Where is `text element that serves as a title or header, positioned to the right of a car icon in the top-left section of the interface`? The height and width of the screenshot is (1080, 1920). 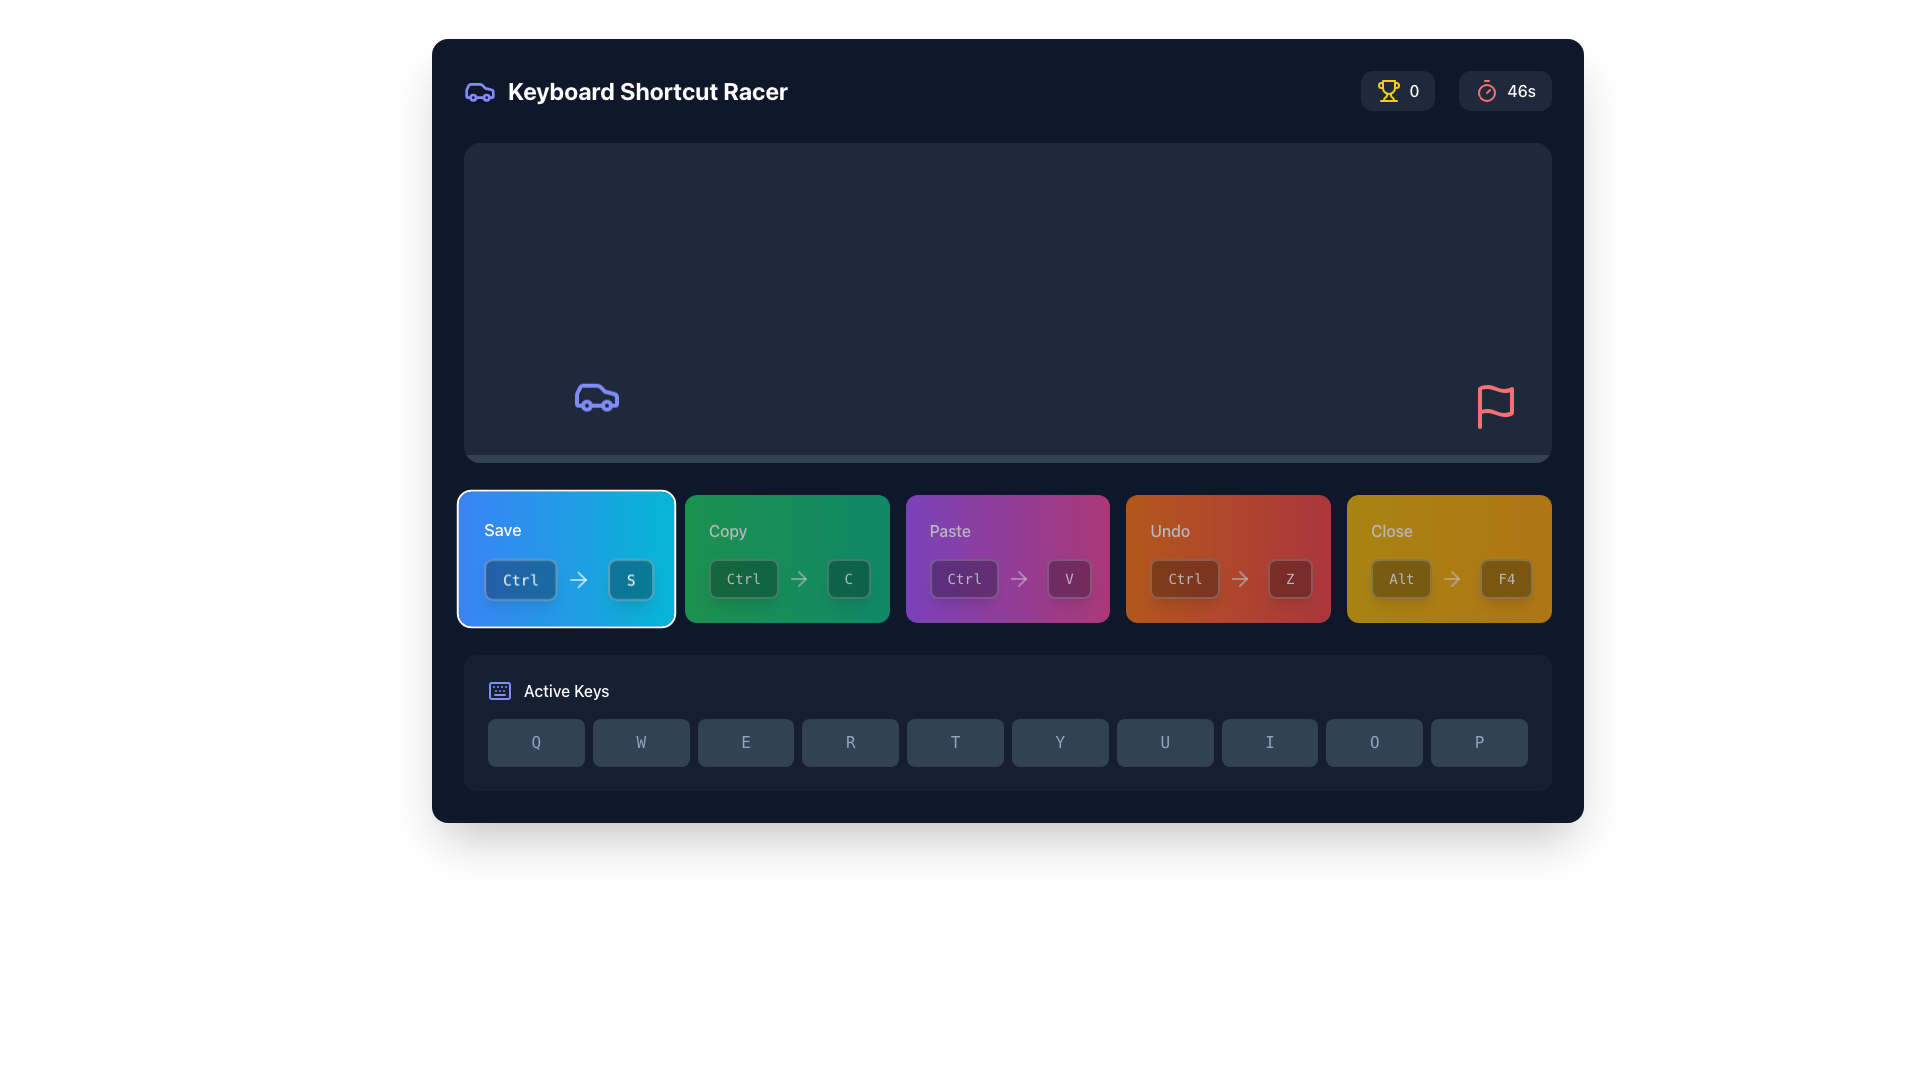
text element that serves as a title or header, positioned to the right of a car icon in the top-left section of the interface is located at coordinates (648, 91).